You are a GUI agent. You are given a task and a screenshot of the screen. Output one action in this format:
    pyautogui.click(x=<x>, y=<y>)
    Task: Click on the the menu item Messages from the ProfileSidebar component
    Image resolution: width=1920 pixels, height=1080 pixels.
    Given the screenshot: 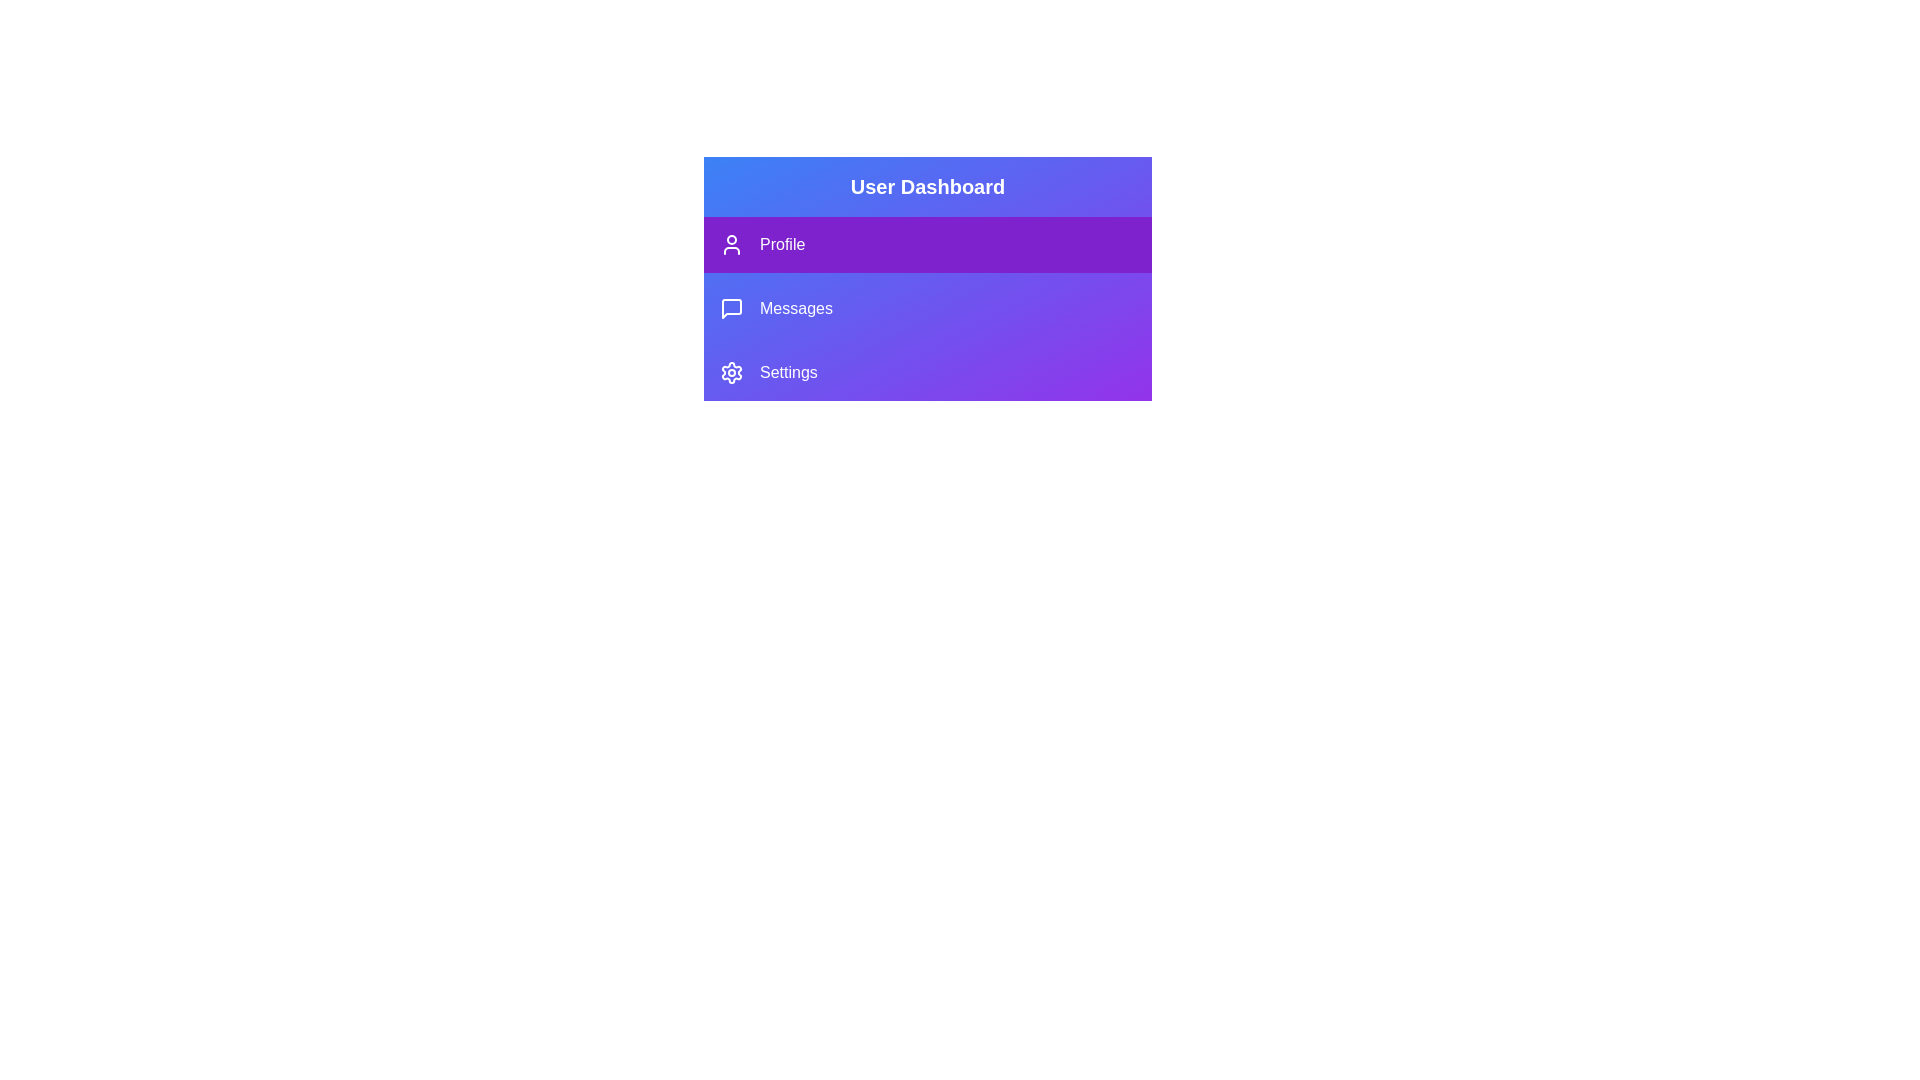 What is the action you would take?
    pyautogui.click(x=926, y=308)
    